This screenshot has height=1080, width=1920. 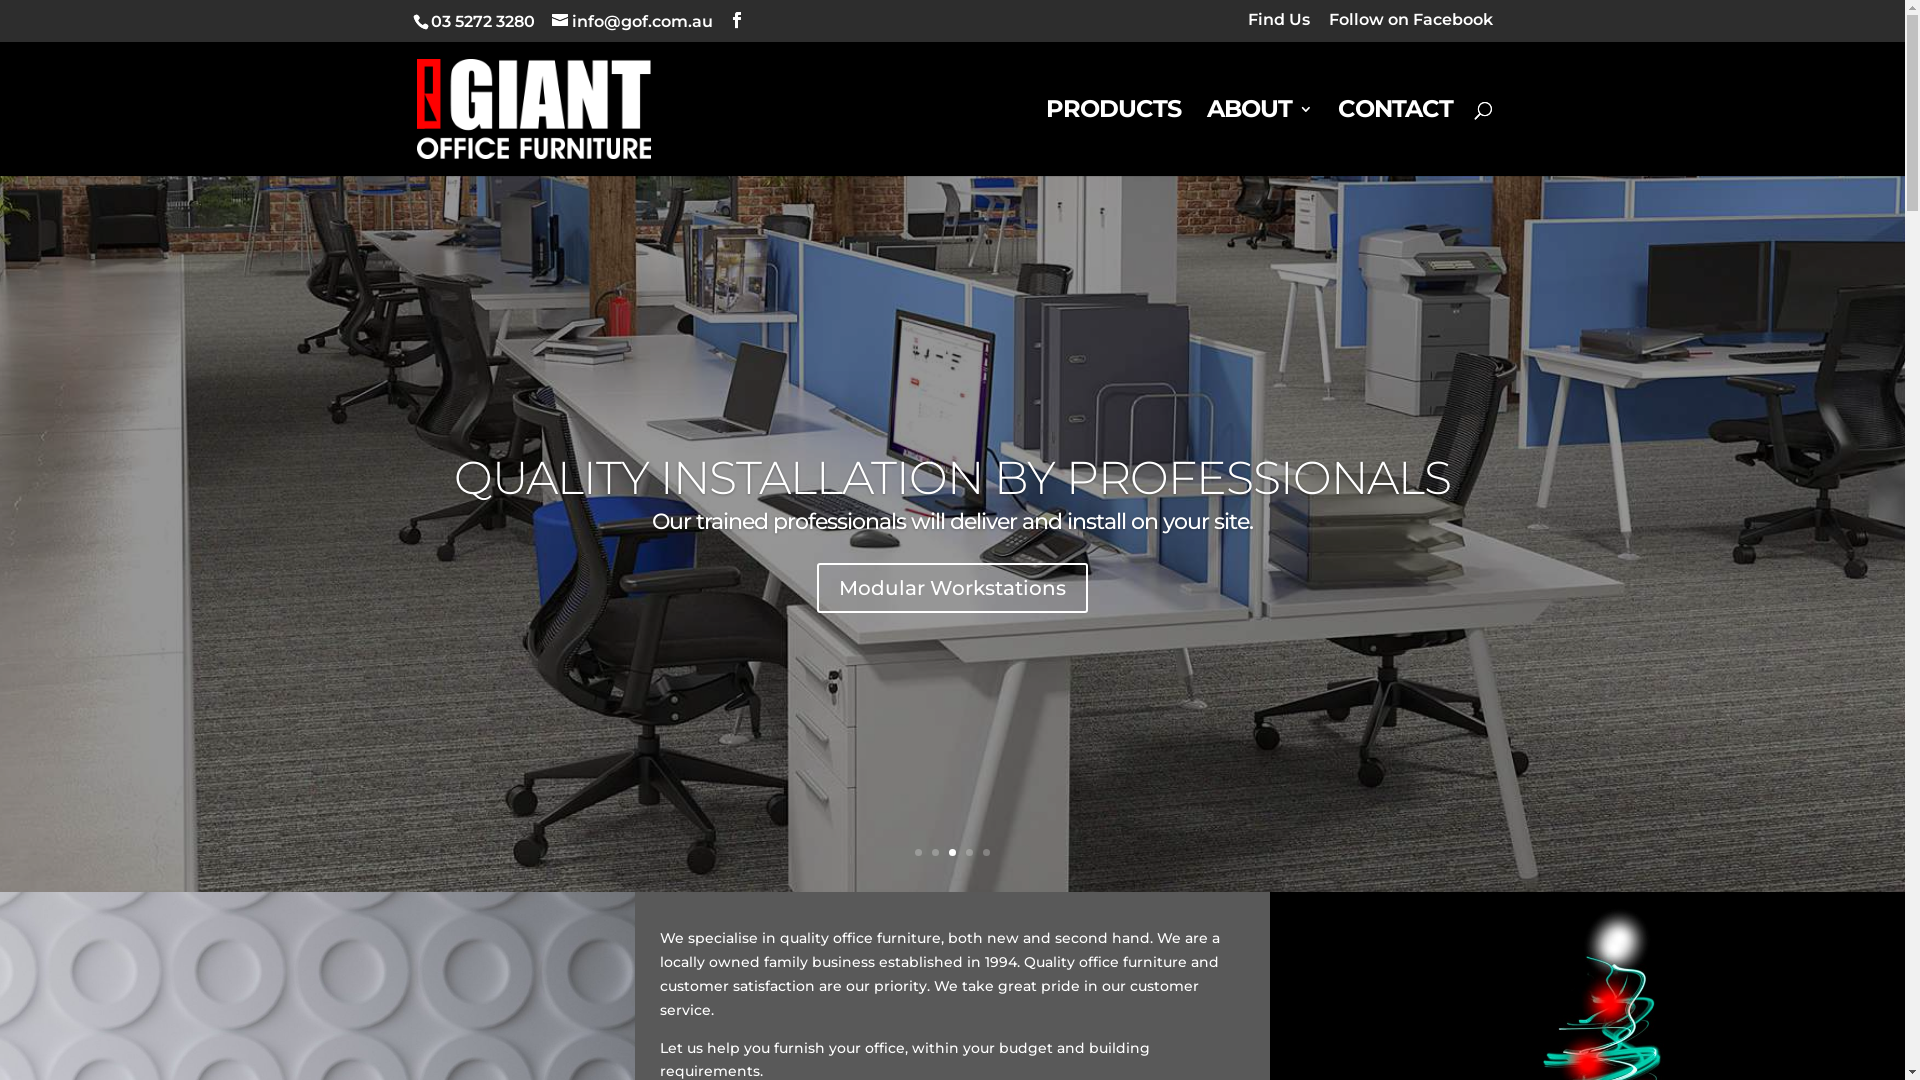 What do you see at coordinates (1247, 26) in the screenshot?
I see `'Find Us'` at bounding box center [1247, 26].